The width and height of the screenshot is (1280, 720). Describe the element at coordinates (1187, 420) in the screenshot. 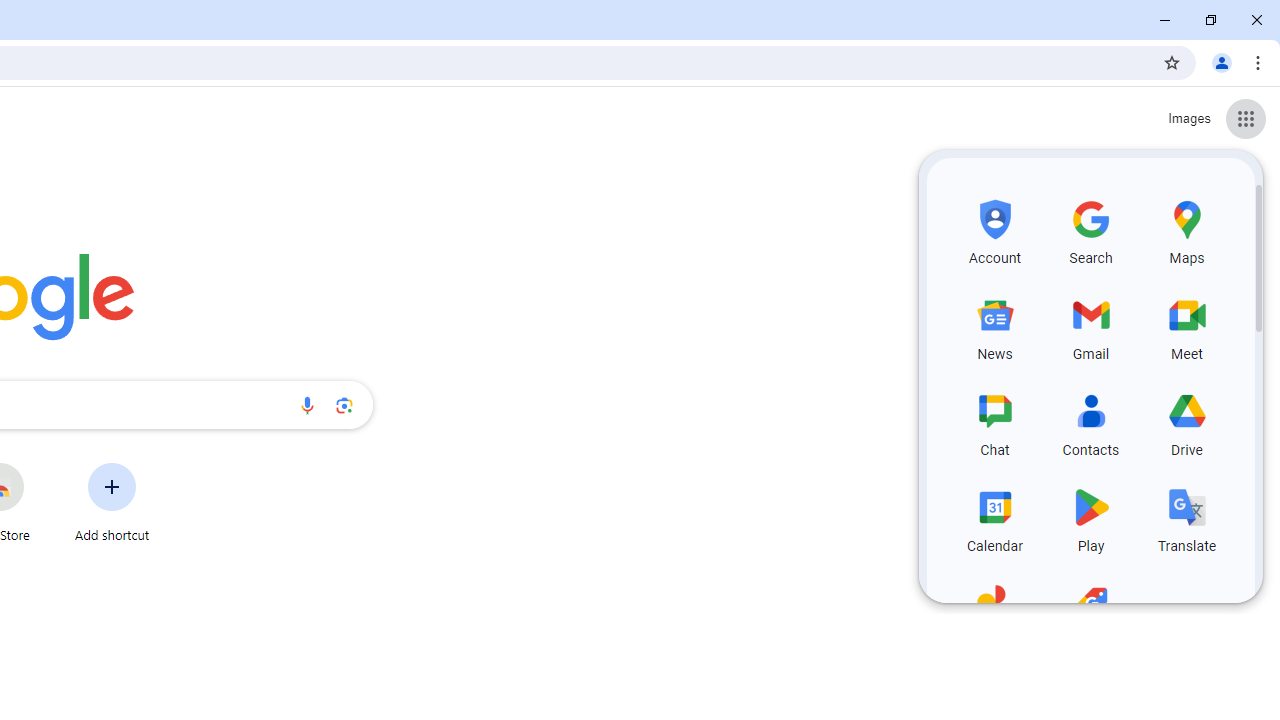

I see `'Drive, row 3 of 5 and column 3 of 3 in the first section'` at that location.